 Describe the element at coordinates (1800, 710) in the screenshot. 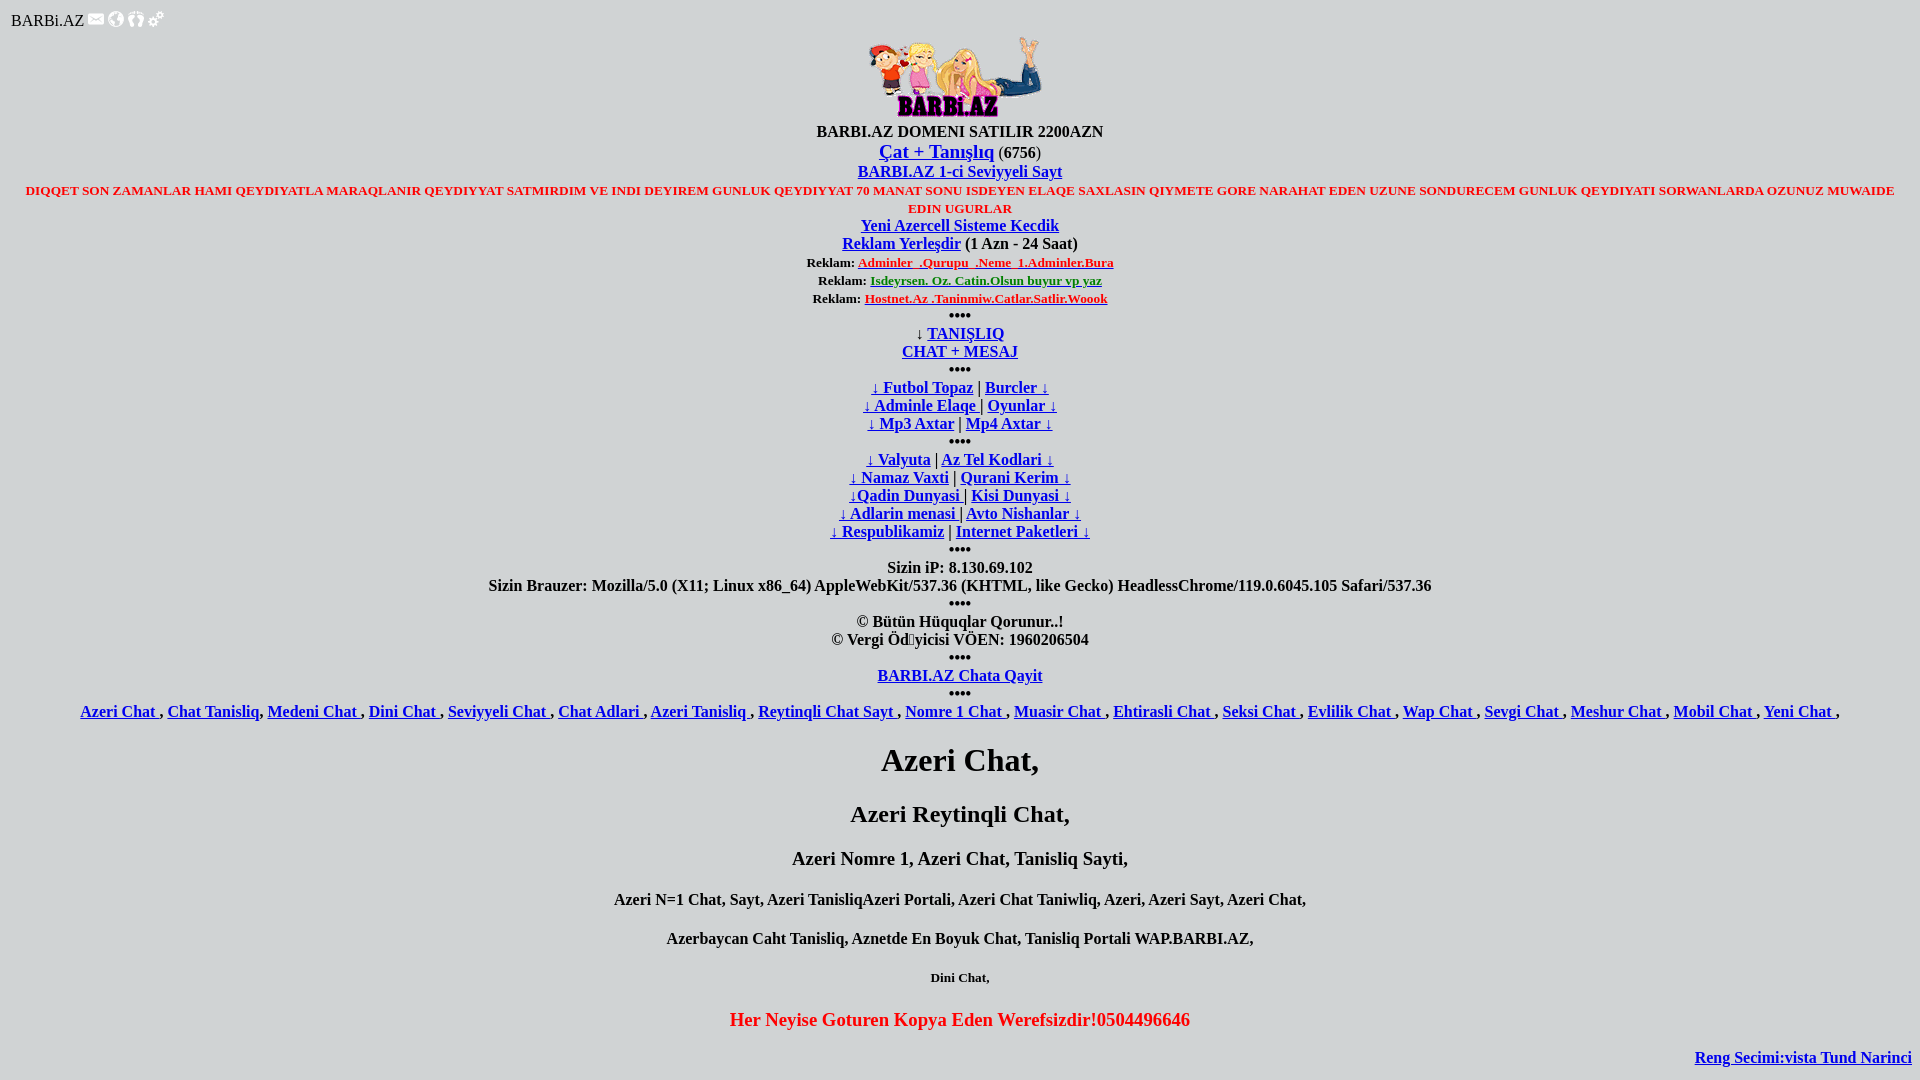

I see `'Yeni Chat'` at that location.